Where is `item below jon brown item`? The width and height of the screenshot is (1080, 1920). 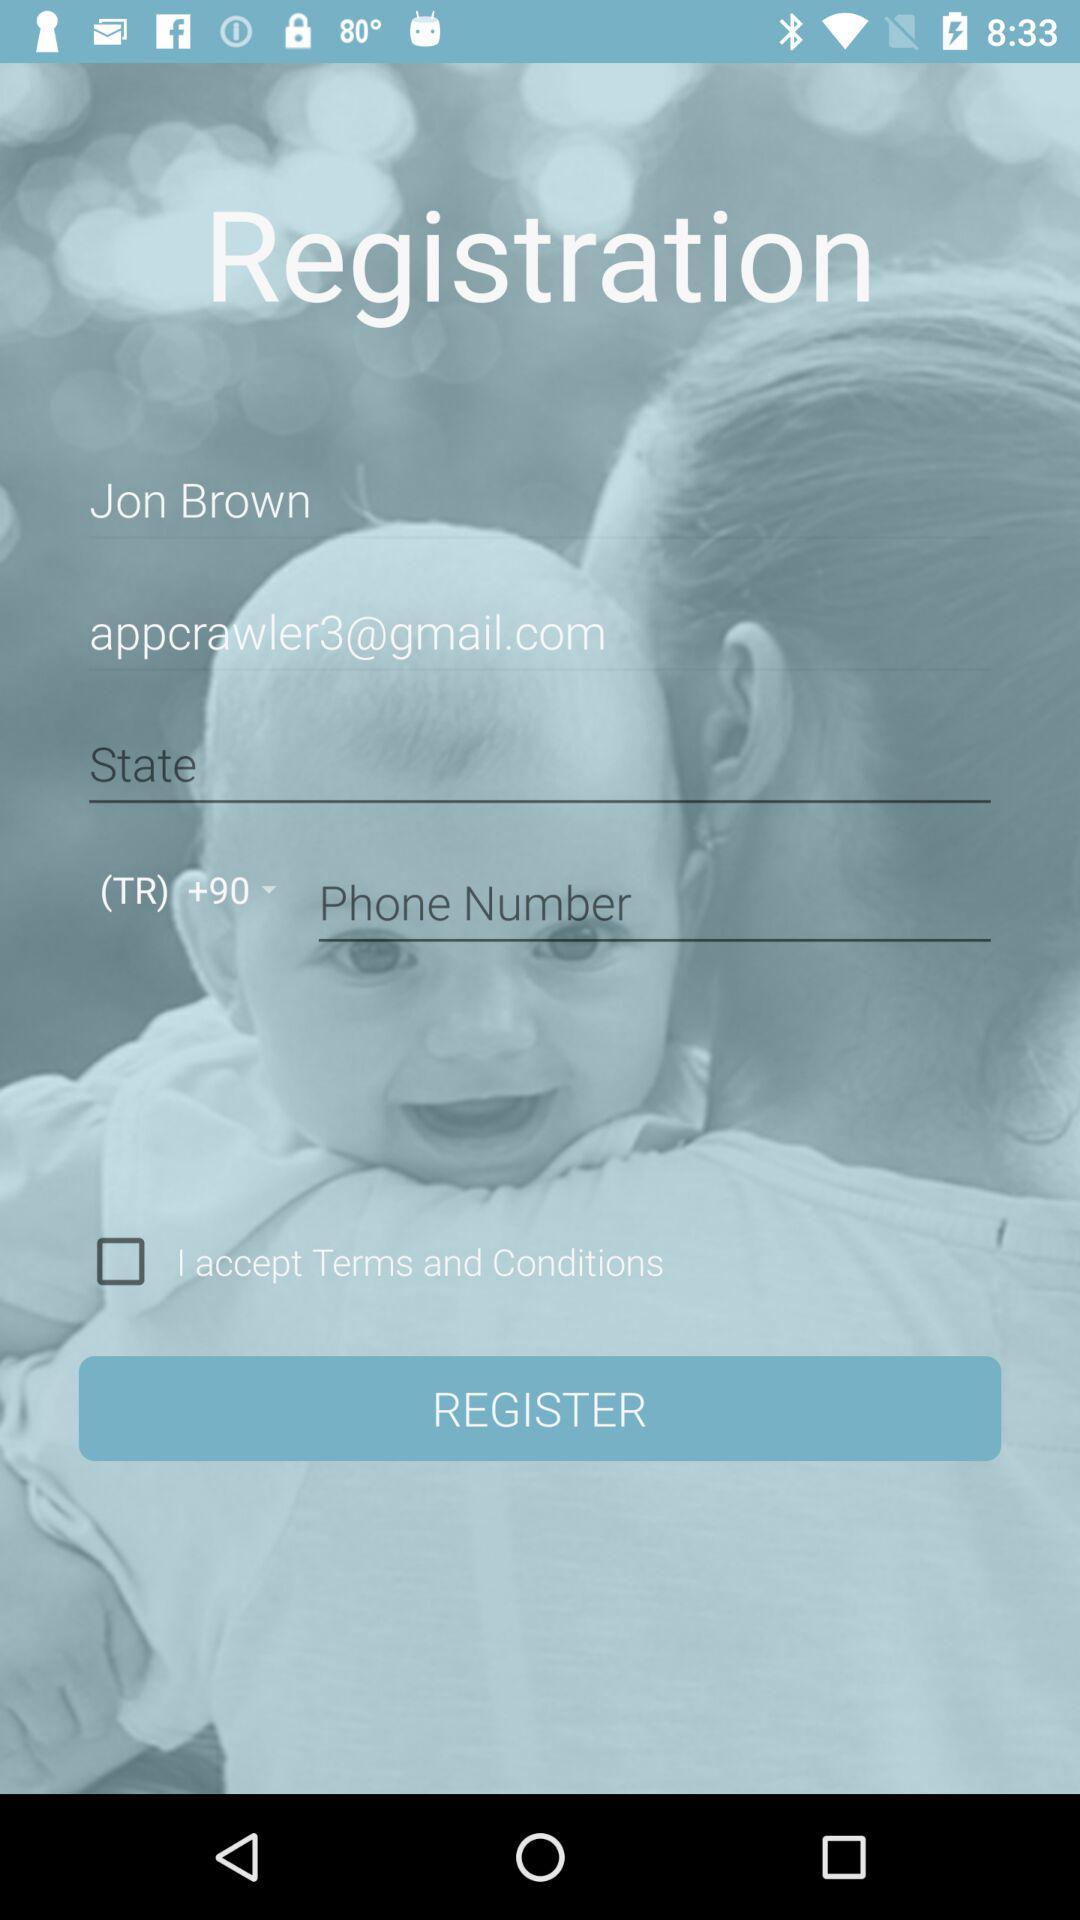
item below jon brown item is located at coordinates (540, 631).